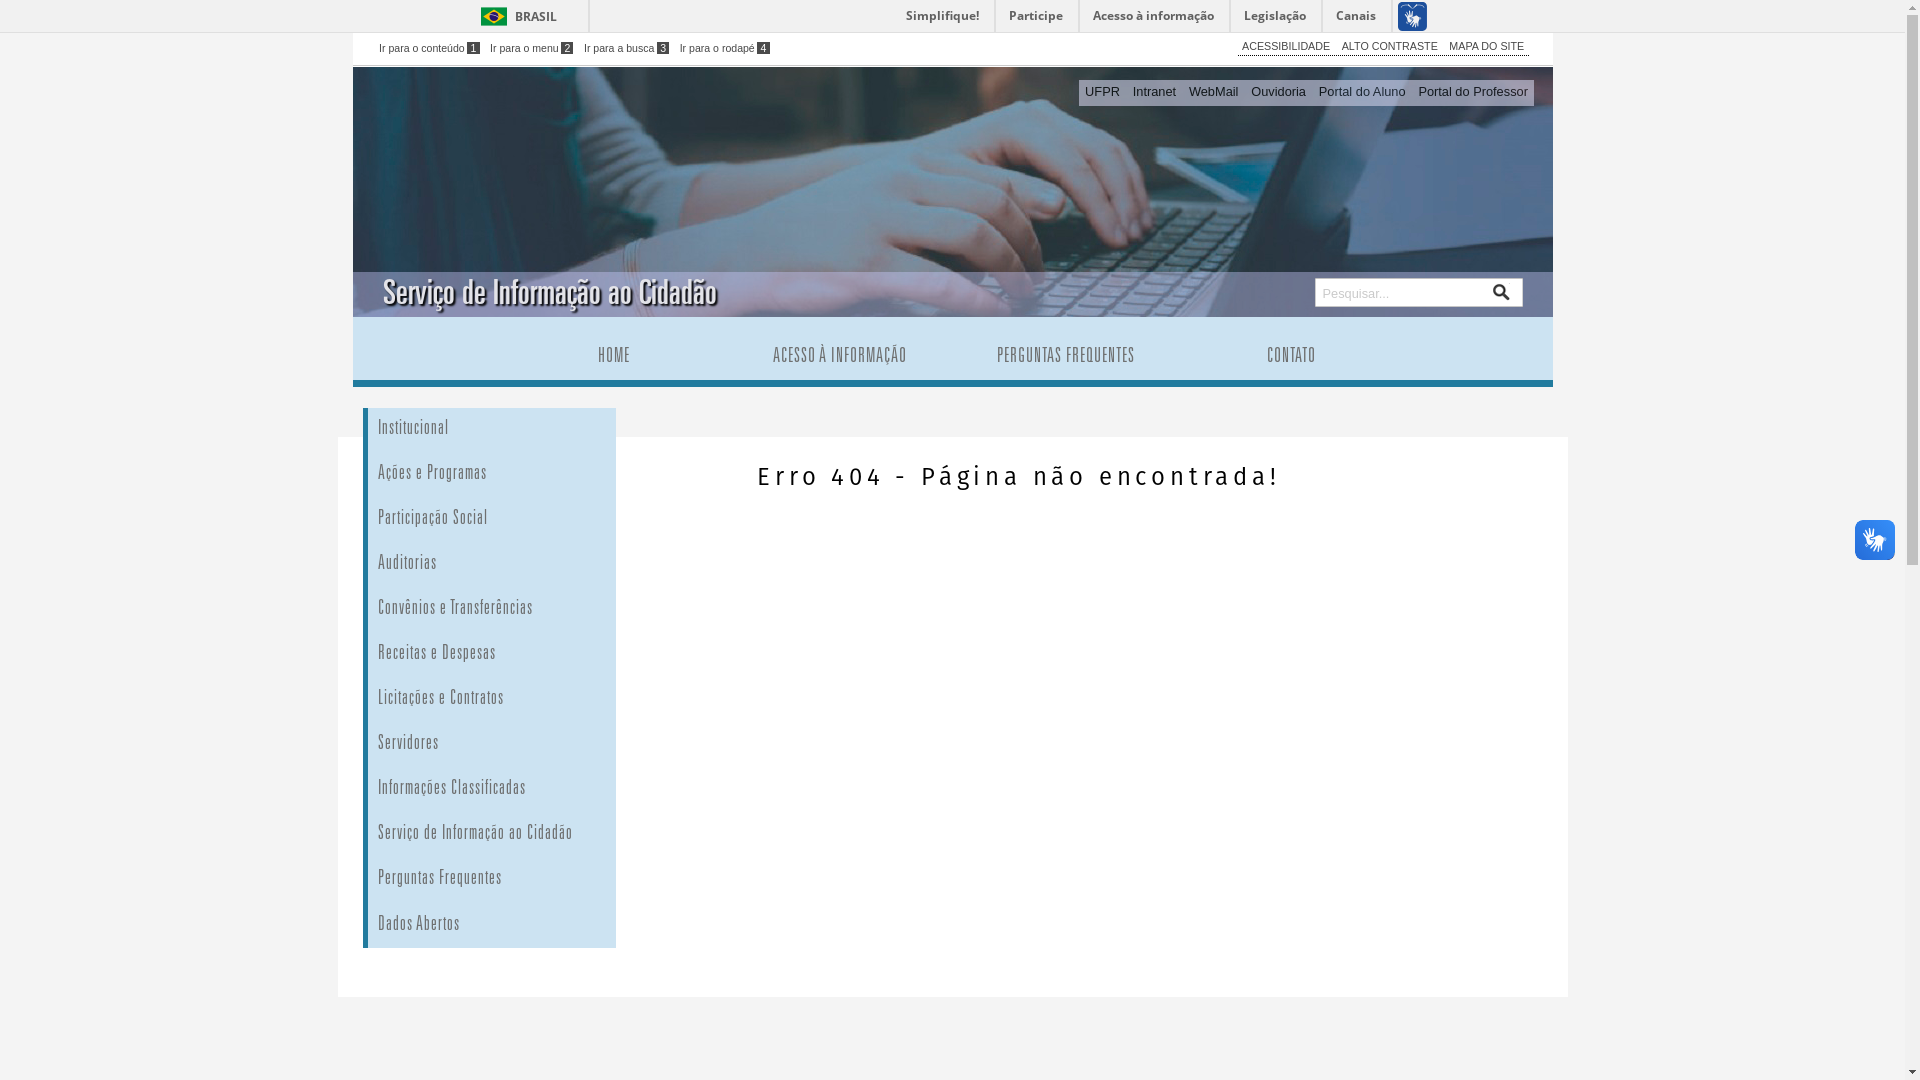 The image size is (1920, 1080). Describe the element at coordinates (1473, 92) in the screenshot. I see `'Portal do Professor'` at that location.